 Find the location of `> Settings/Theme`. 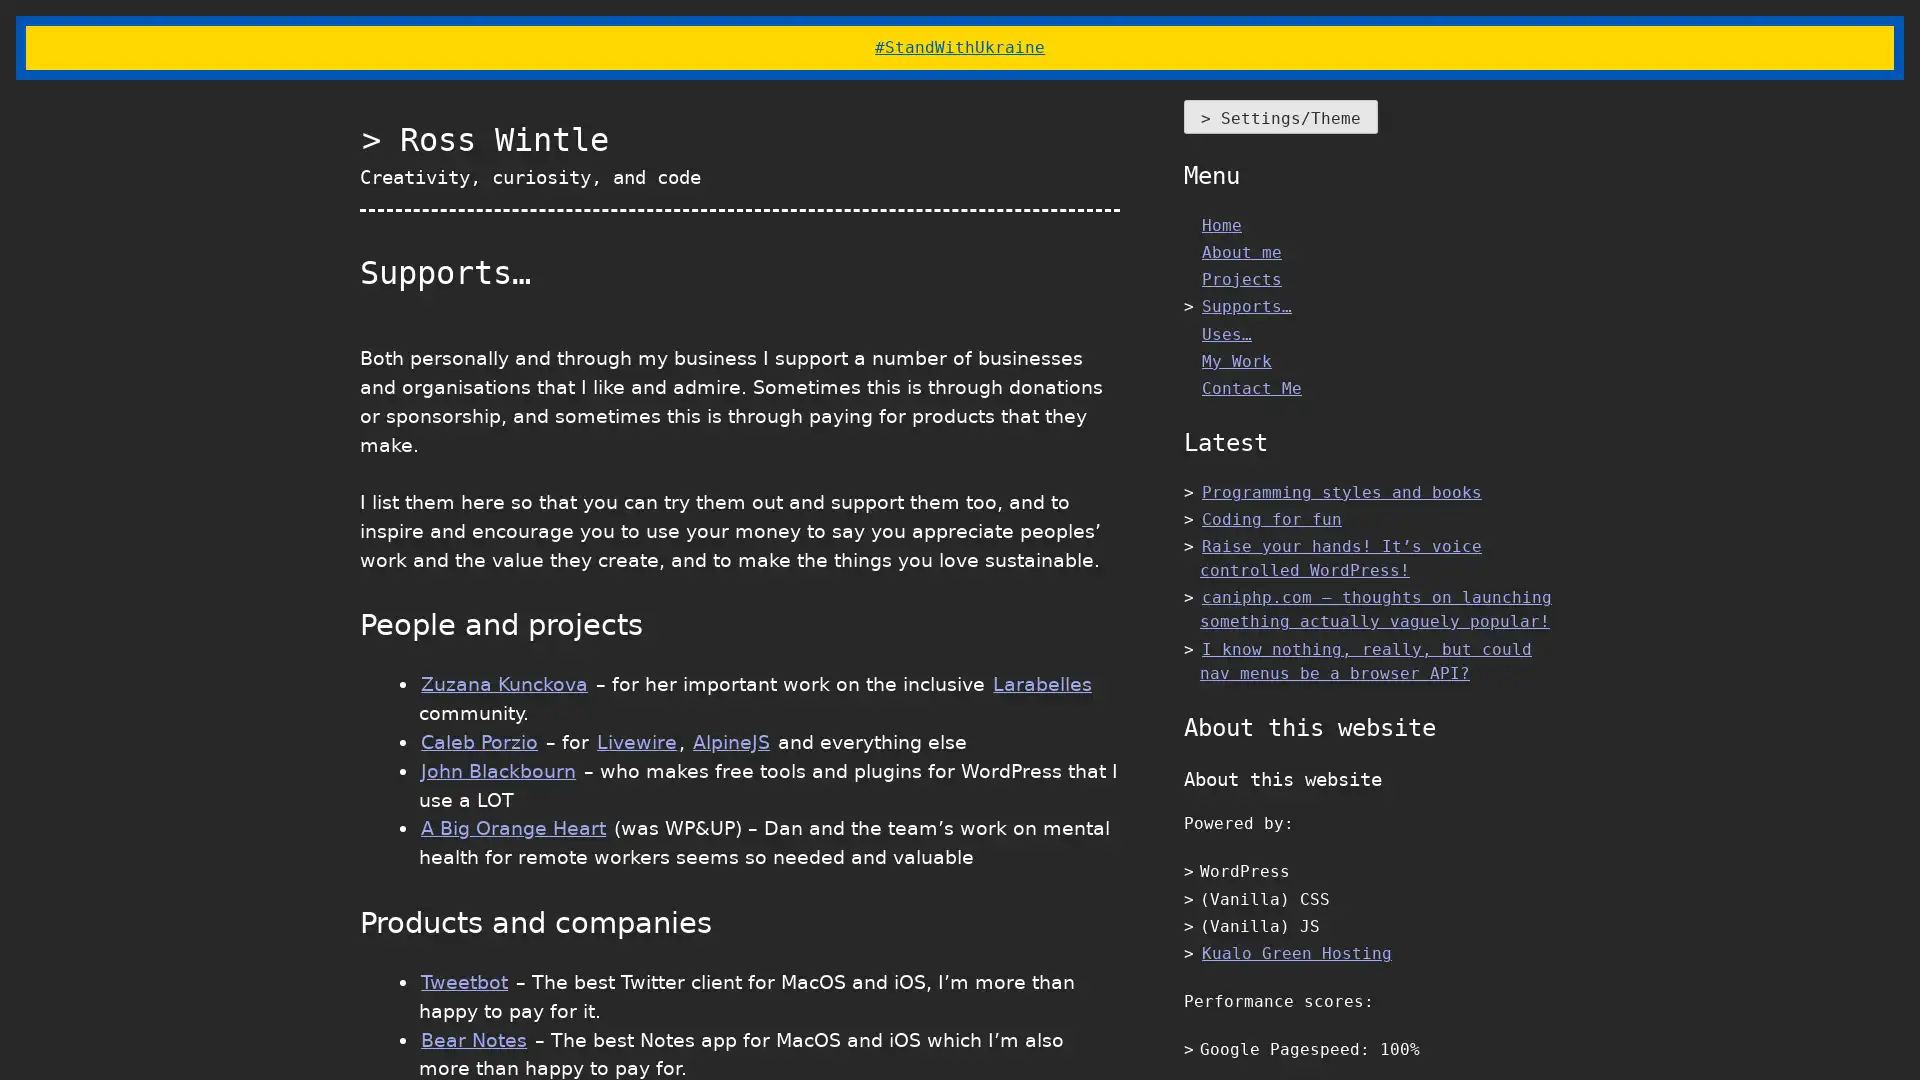

> Settings/Theme is located at coordinates (1281, 116).